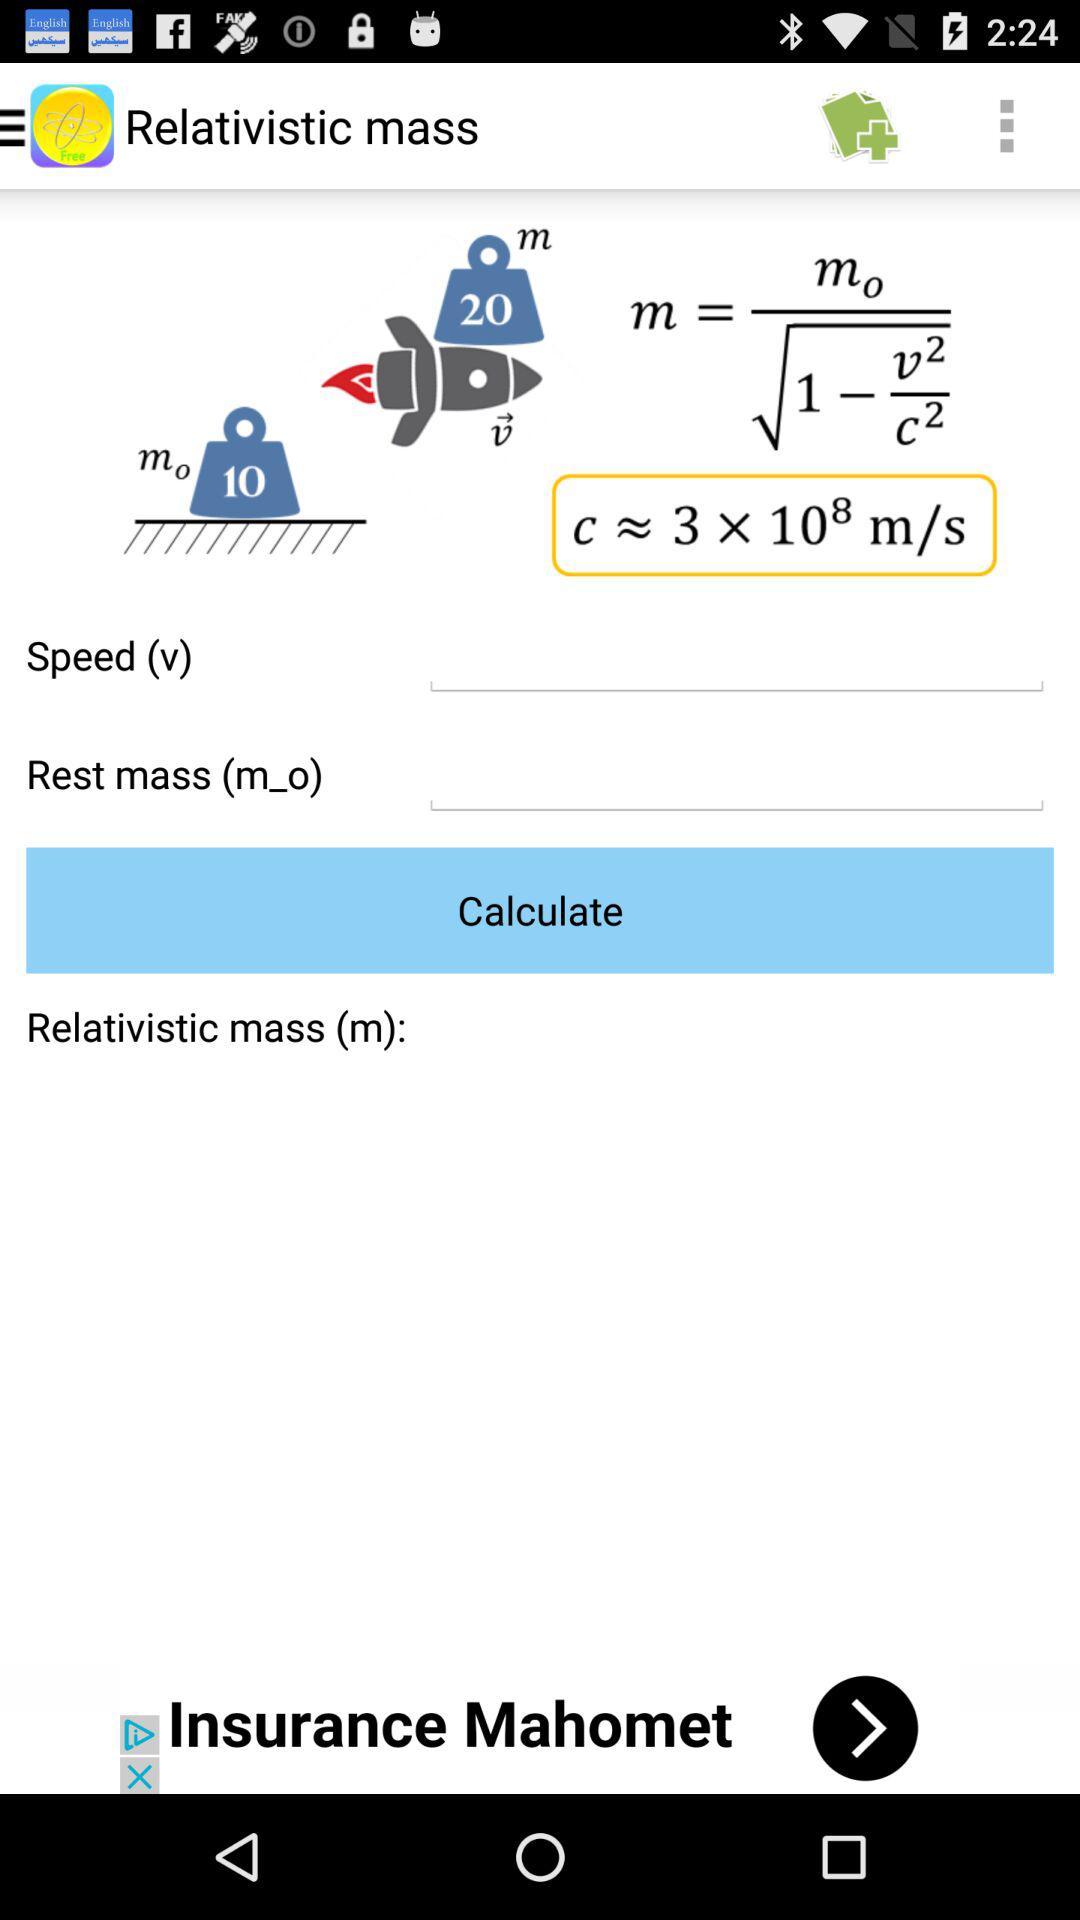 Image resolution: width=1080 pixels, height=1920 pixels. Describe the element at coordinates (736, 773) in the screenshot. I see `text in the word` at that location.